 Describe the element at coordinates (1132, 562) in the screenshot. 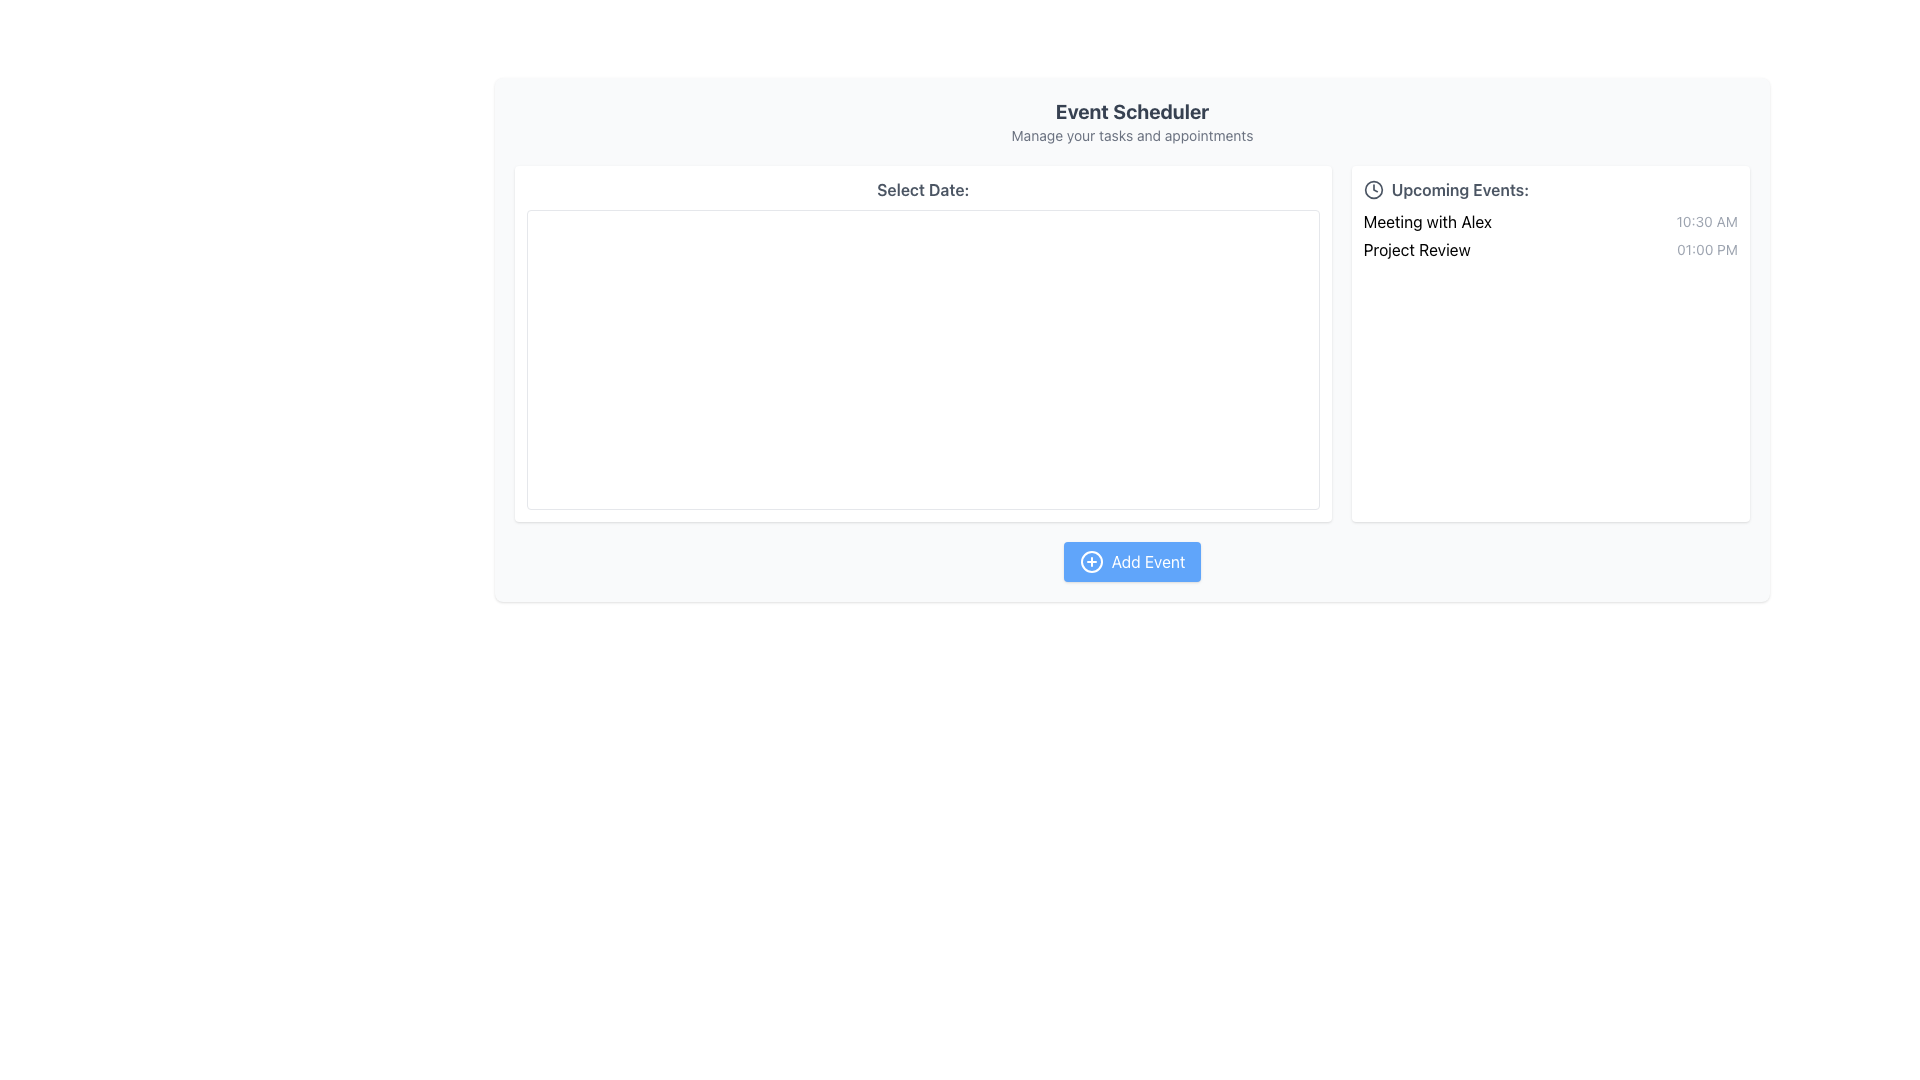

I see `the 'Add Event' button located at the bottom center of the interface to observe the color change effect` at that location.